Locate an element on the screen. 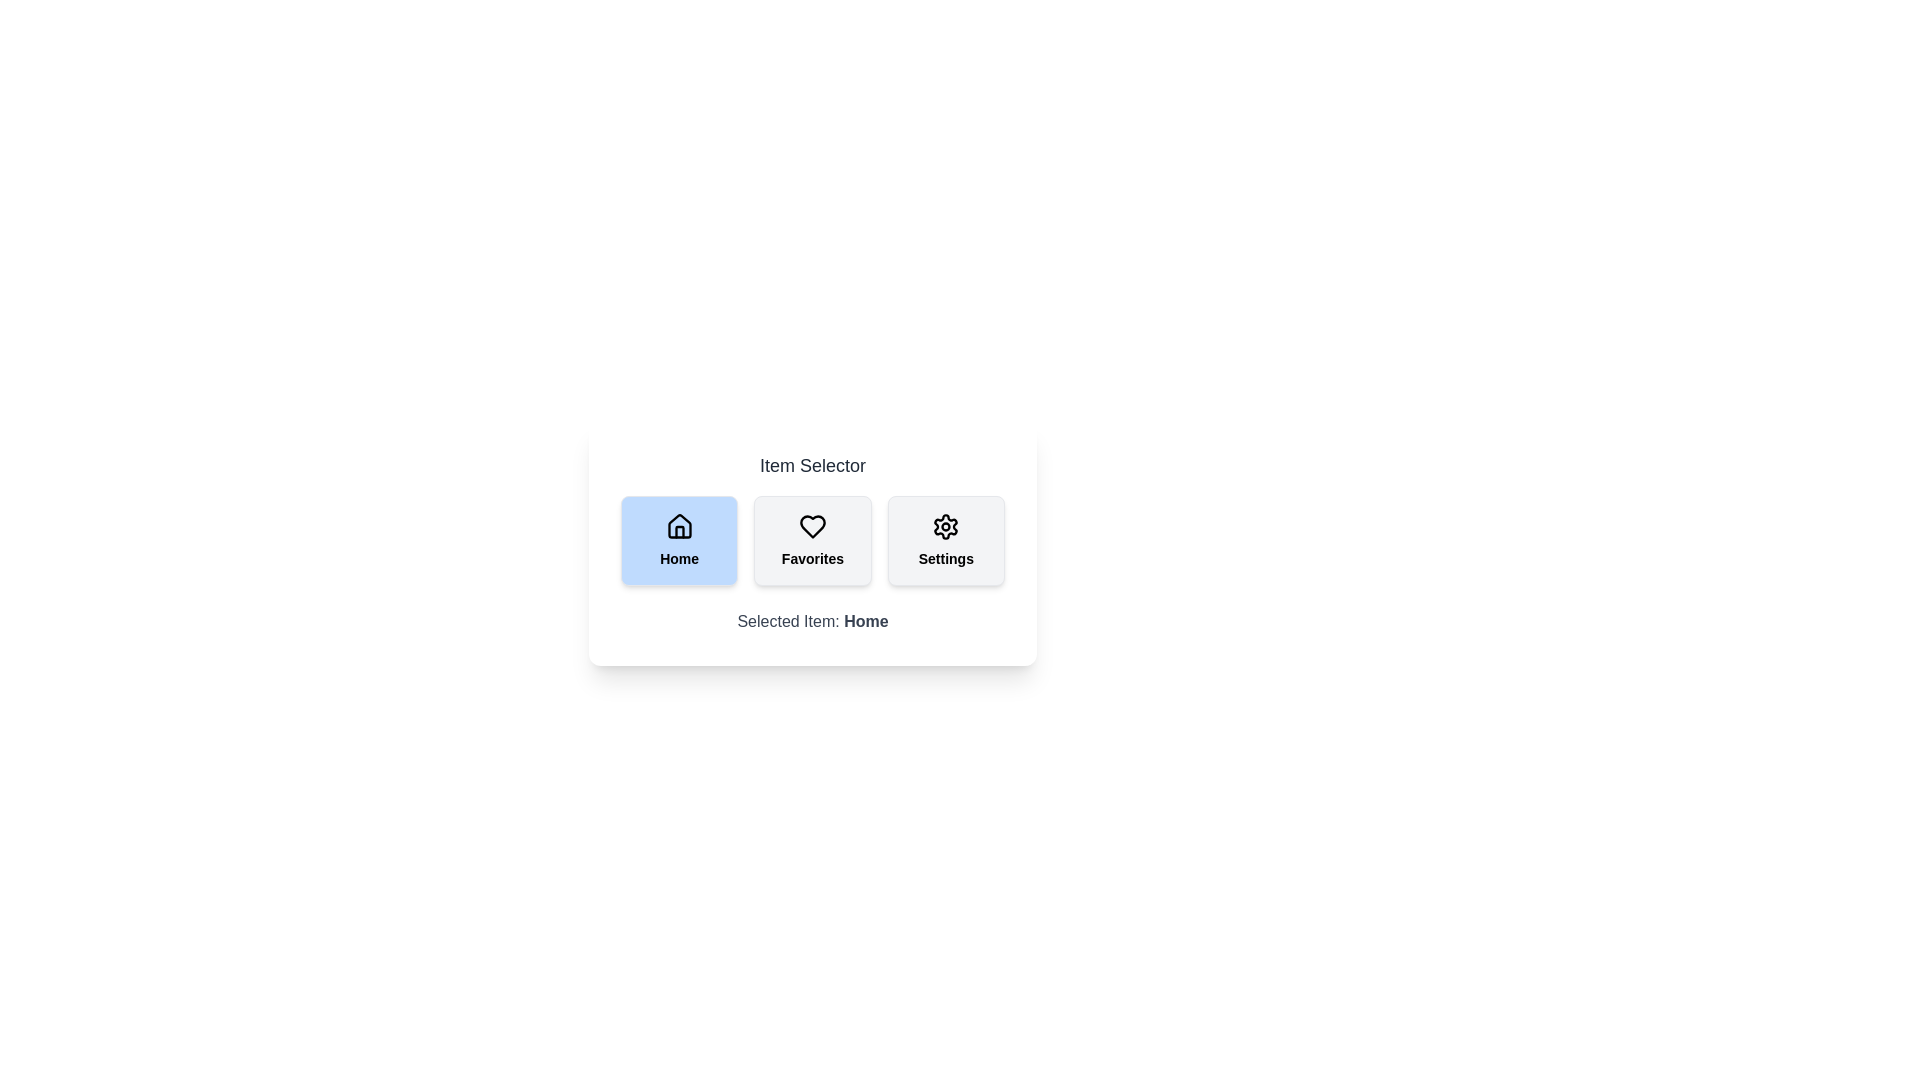 Image resolution: width=1920 pixels, height=1080 pixels. the button labeled Home to select it is located at coordinates (679, 540).